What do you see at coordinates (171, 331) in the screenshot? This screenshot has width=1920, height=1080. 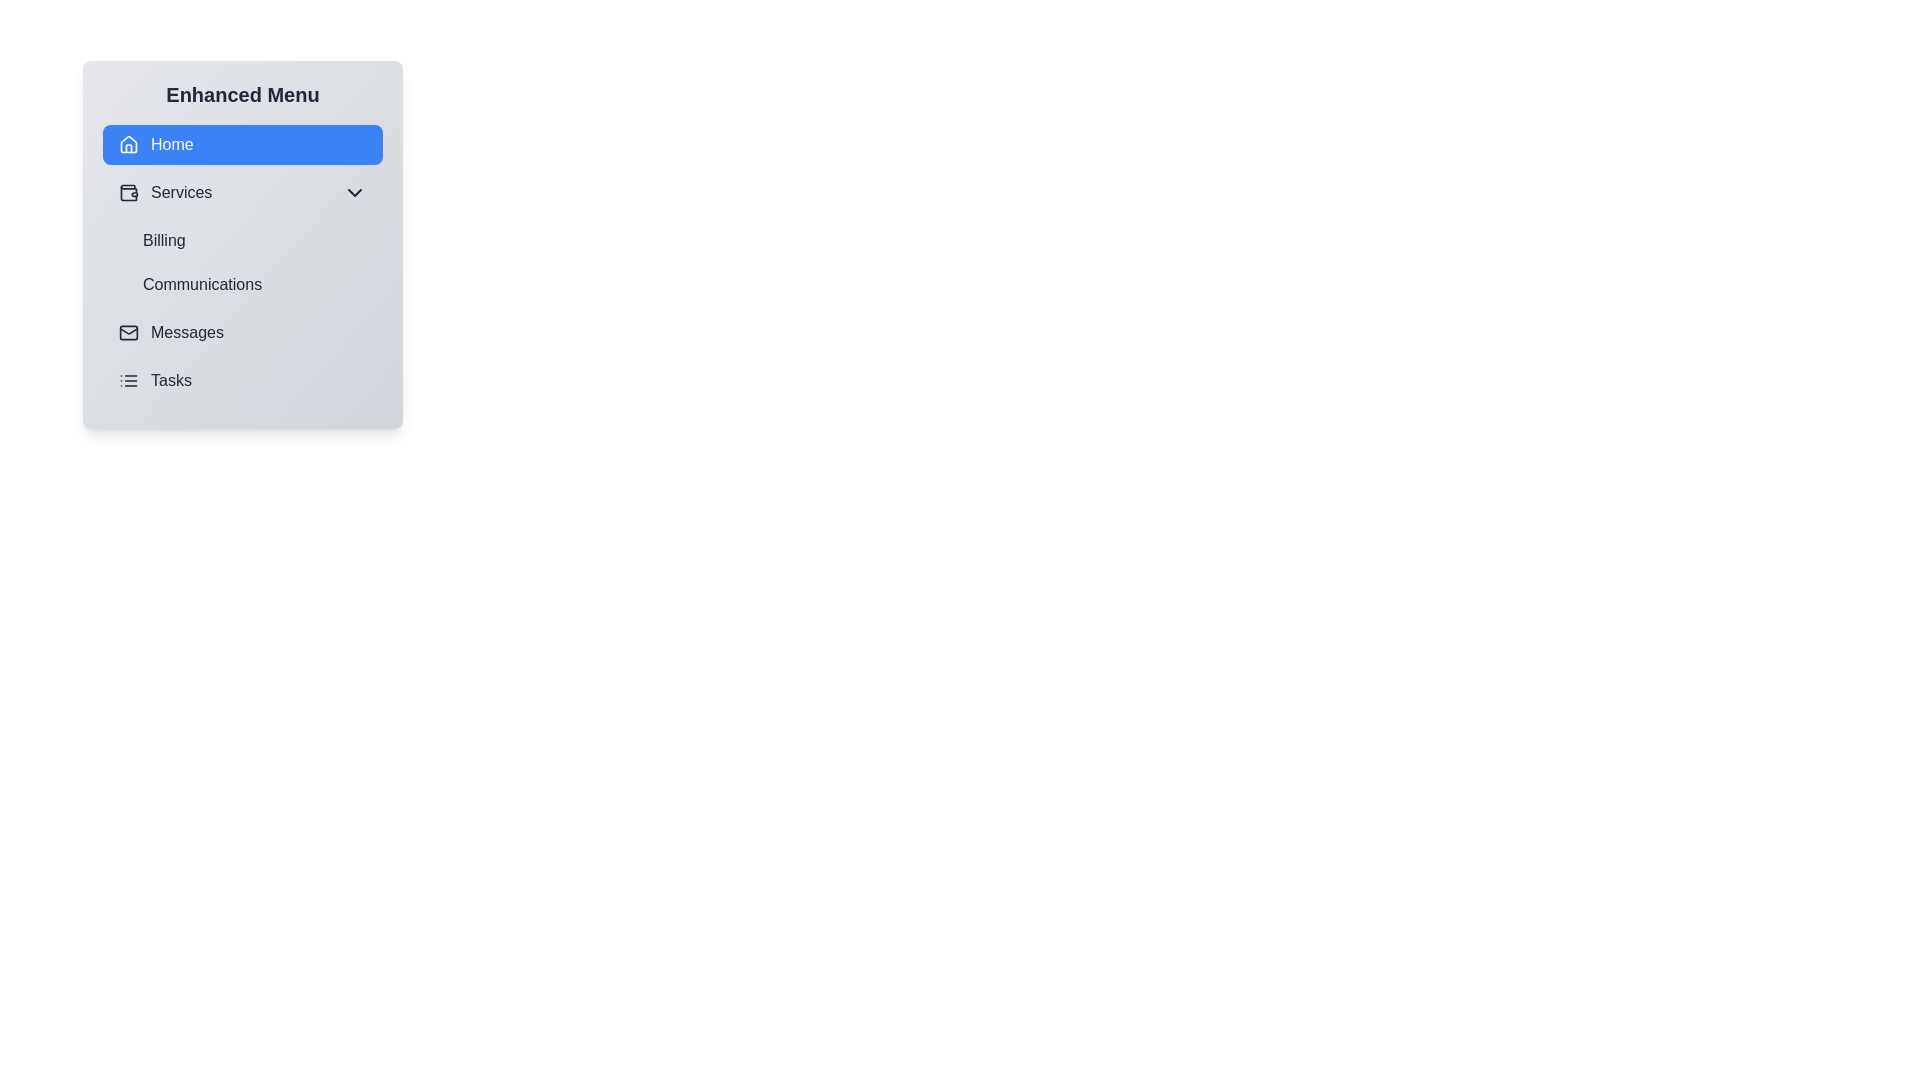 I see `the fourth menu item in the left sidebar` at bounding box center [171, 331].